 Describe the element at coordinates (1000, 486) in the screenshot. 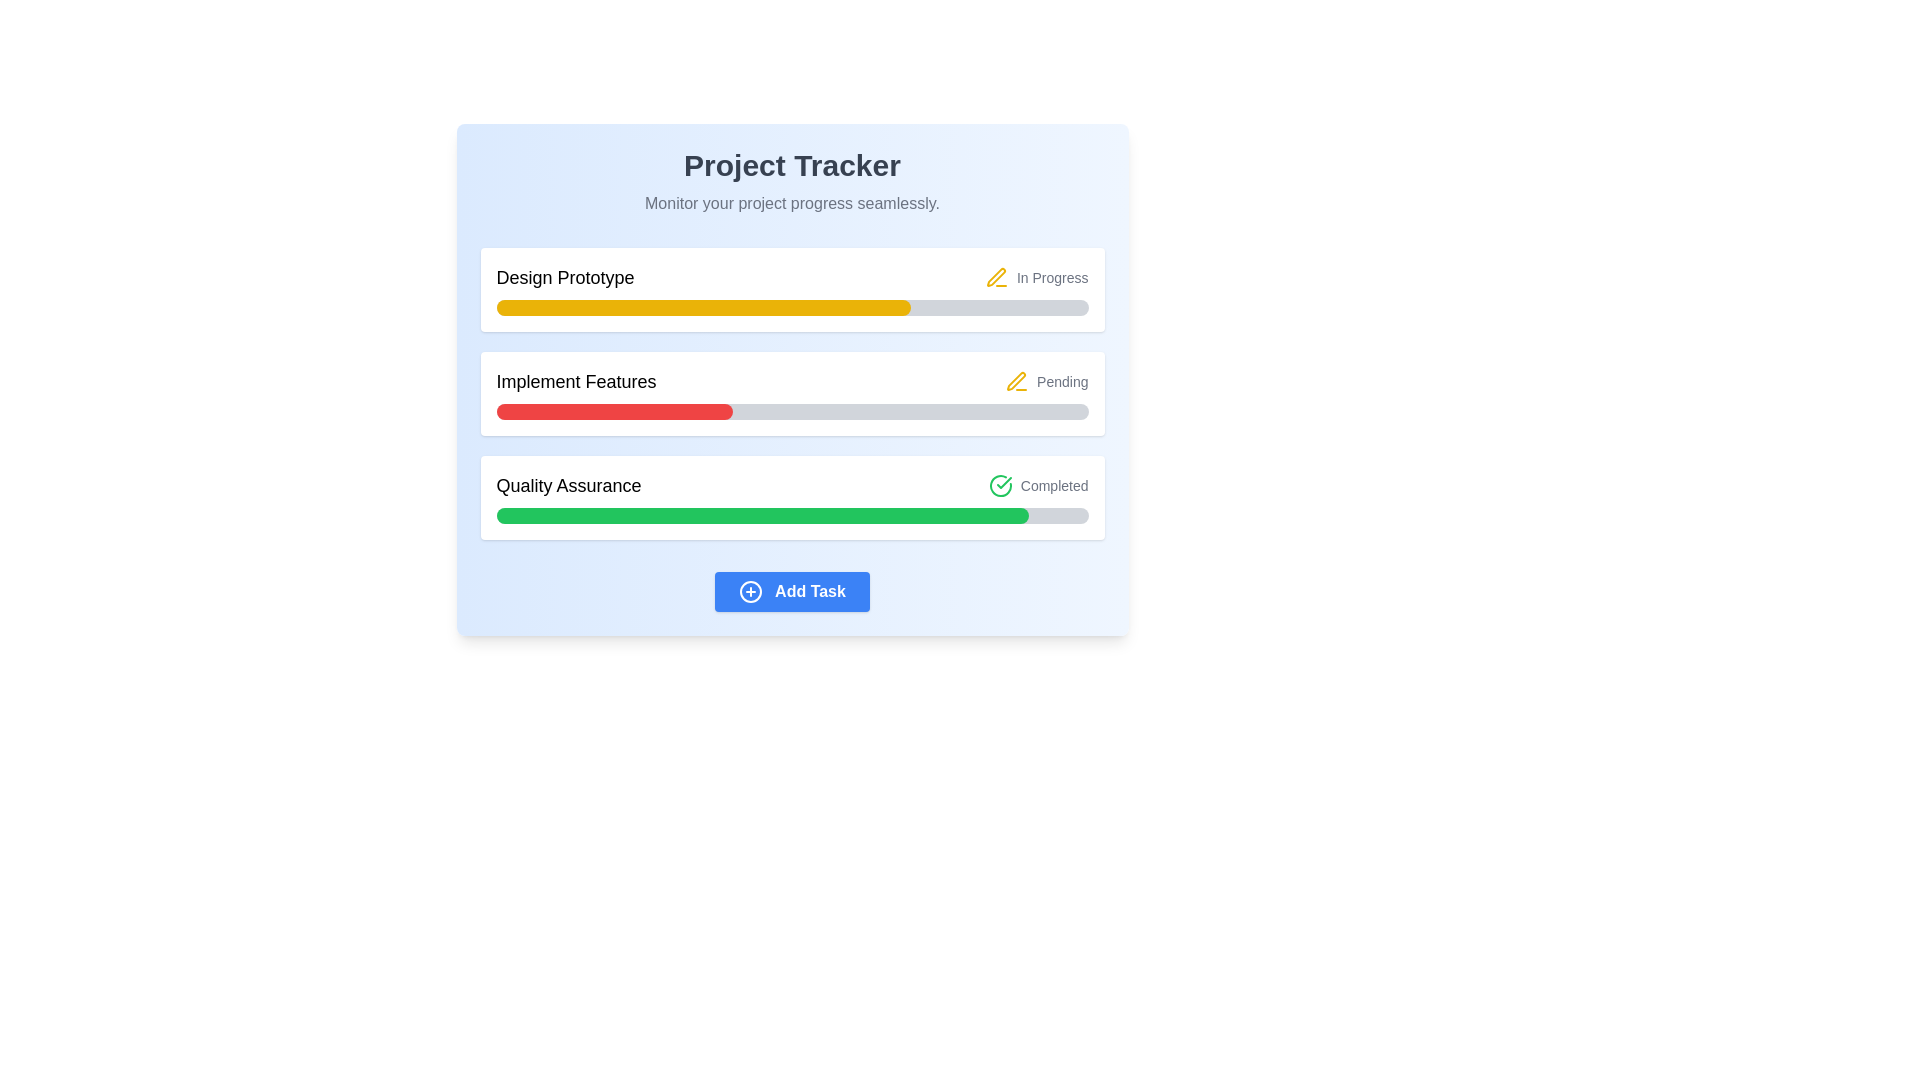

I see `the green checkmark icon inside a circle, which represents a completion action and is located to the left of the 'Completed' label in the 'Quality Assurance' task section` at that location.